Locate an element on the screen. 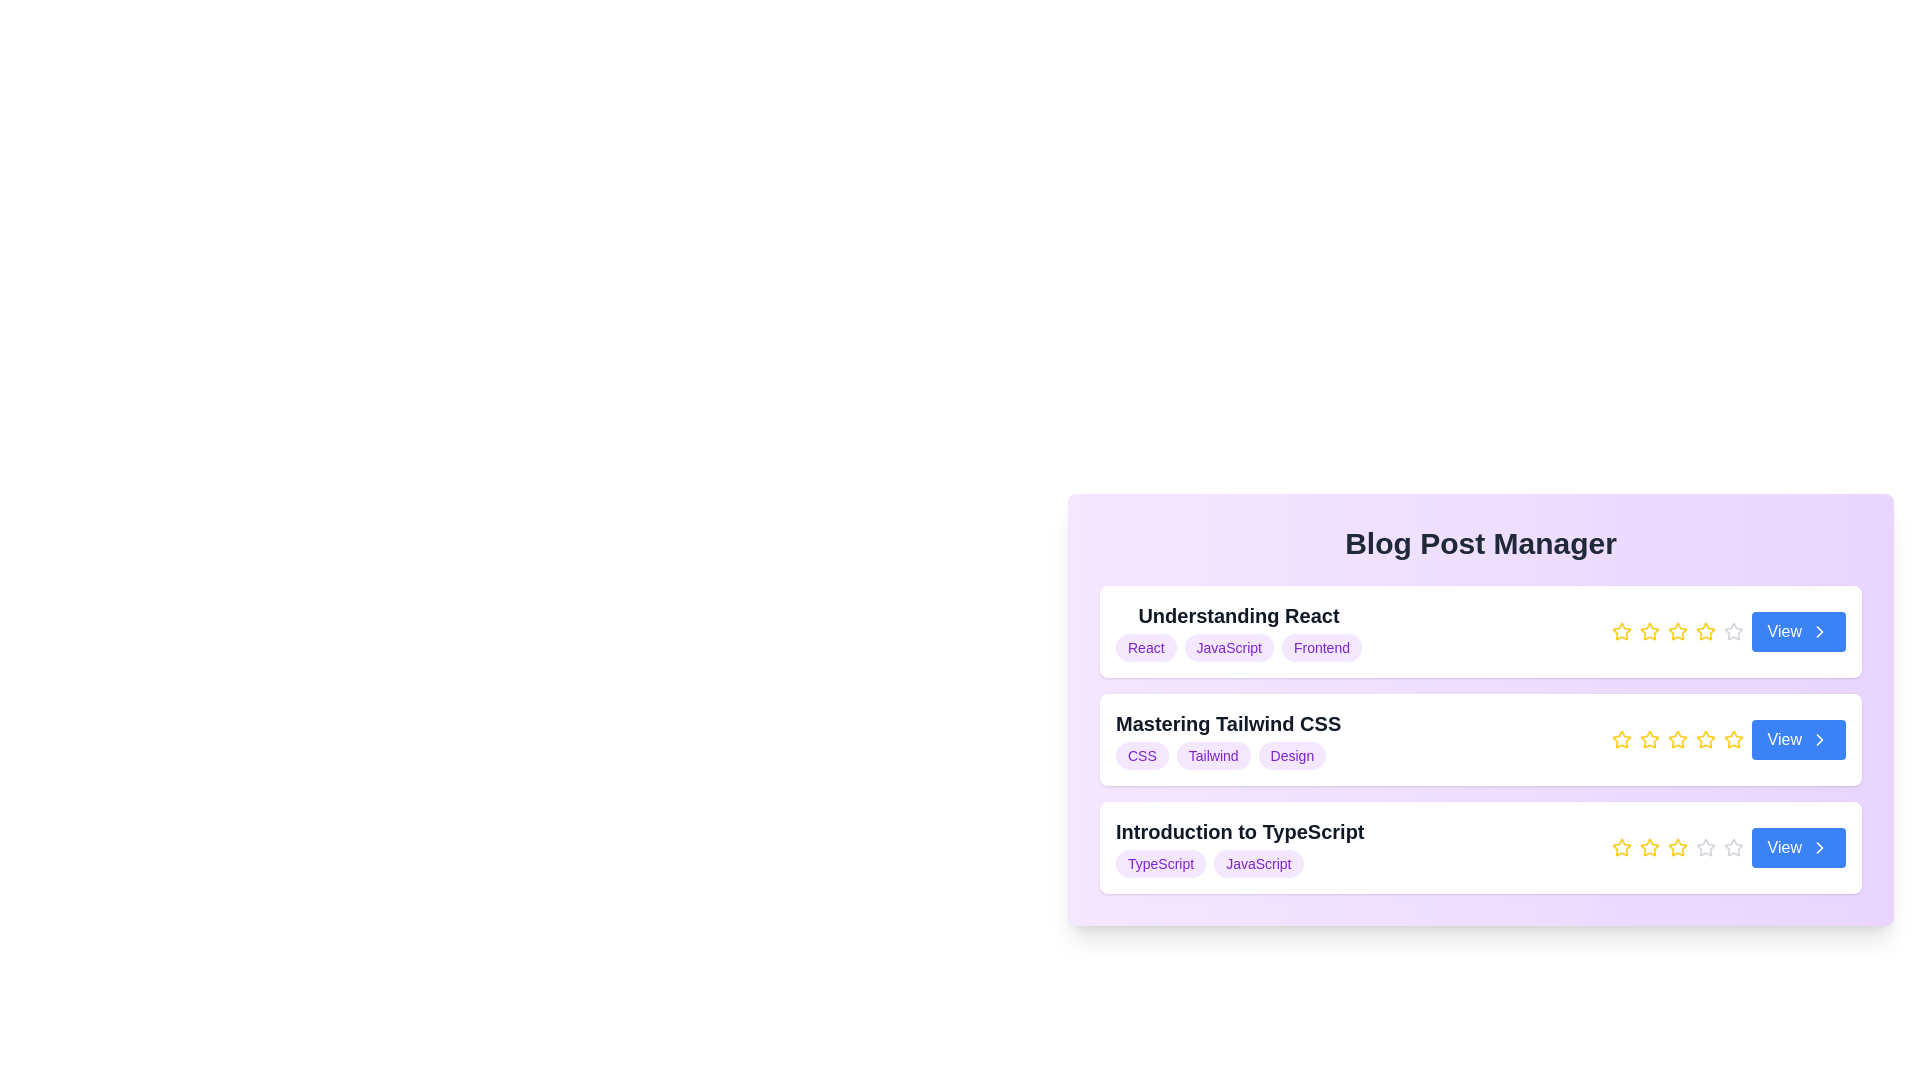 Image resolution: width=1920 pixels, height=1080 pixels. the first yellow star icon in the 5-star rating system is located at coordinates (1621, 632).